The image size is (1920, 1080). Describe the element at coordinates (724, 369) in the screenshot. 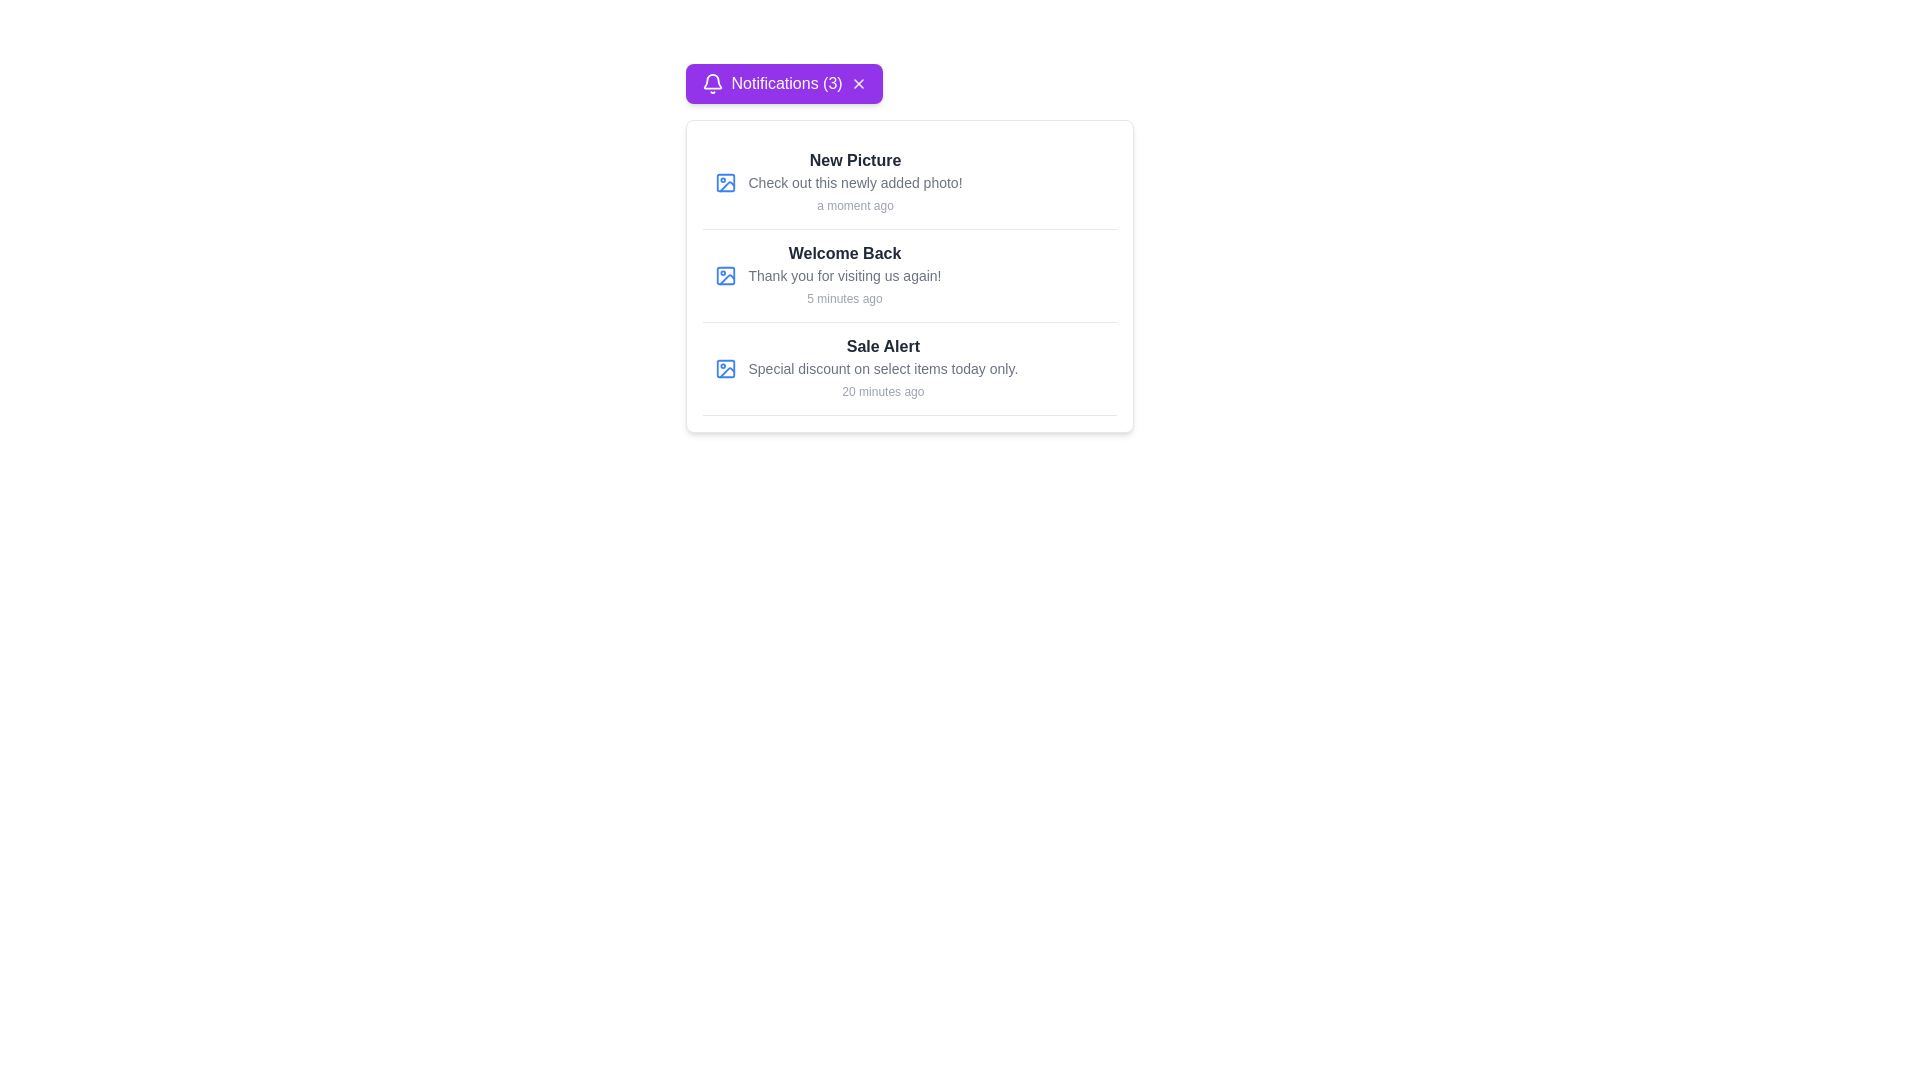

I see `the icon resembling a picture frame with a circle in the top-left corner and a slanted line across it, located in the third notification card to the left of the 'Sale Alert' text` at that location.